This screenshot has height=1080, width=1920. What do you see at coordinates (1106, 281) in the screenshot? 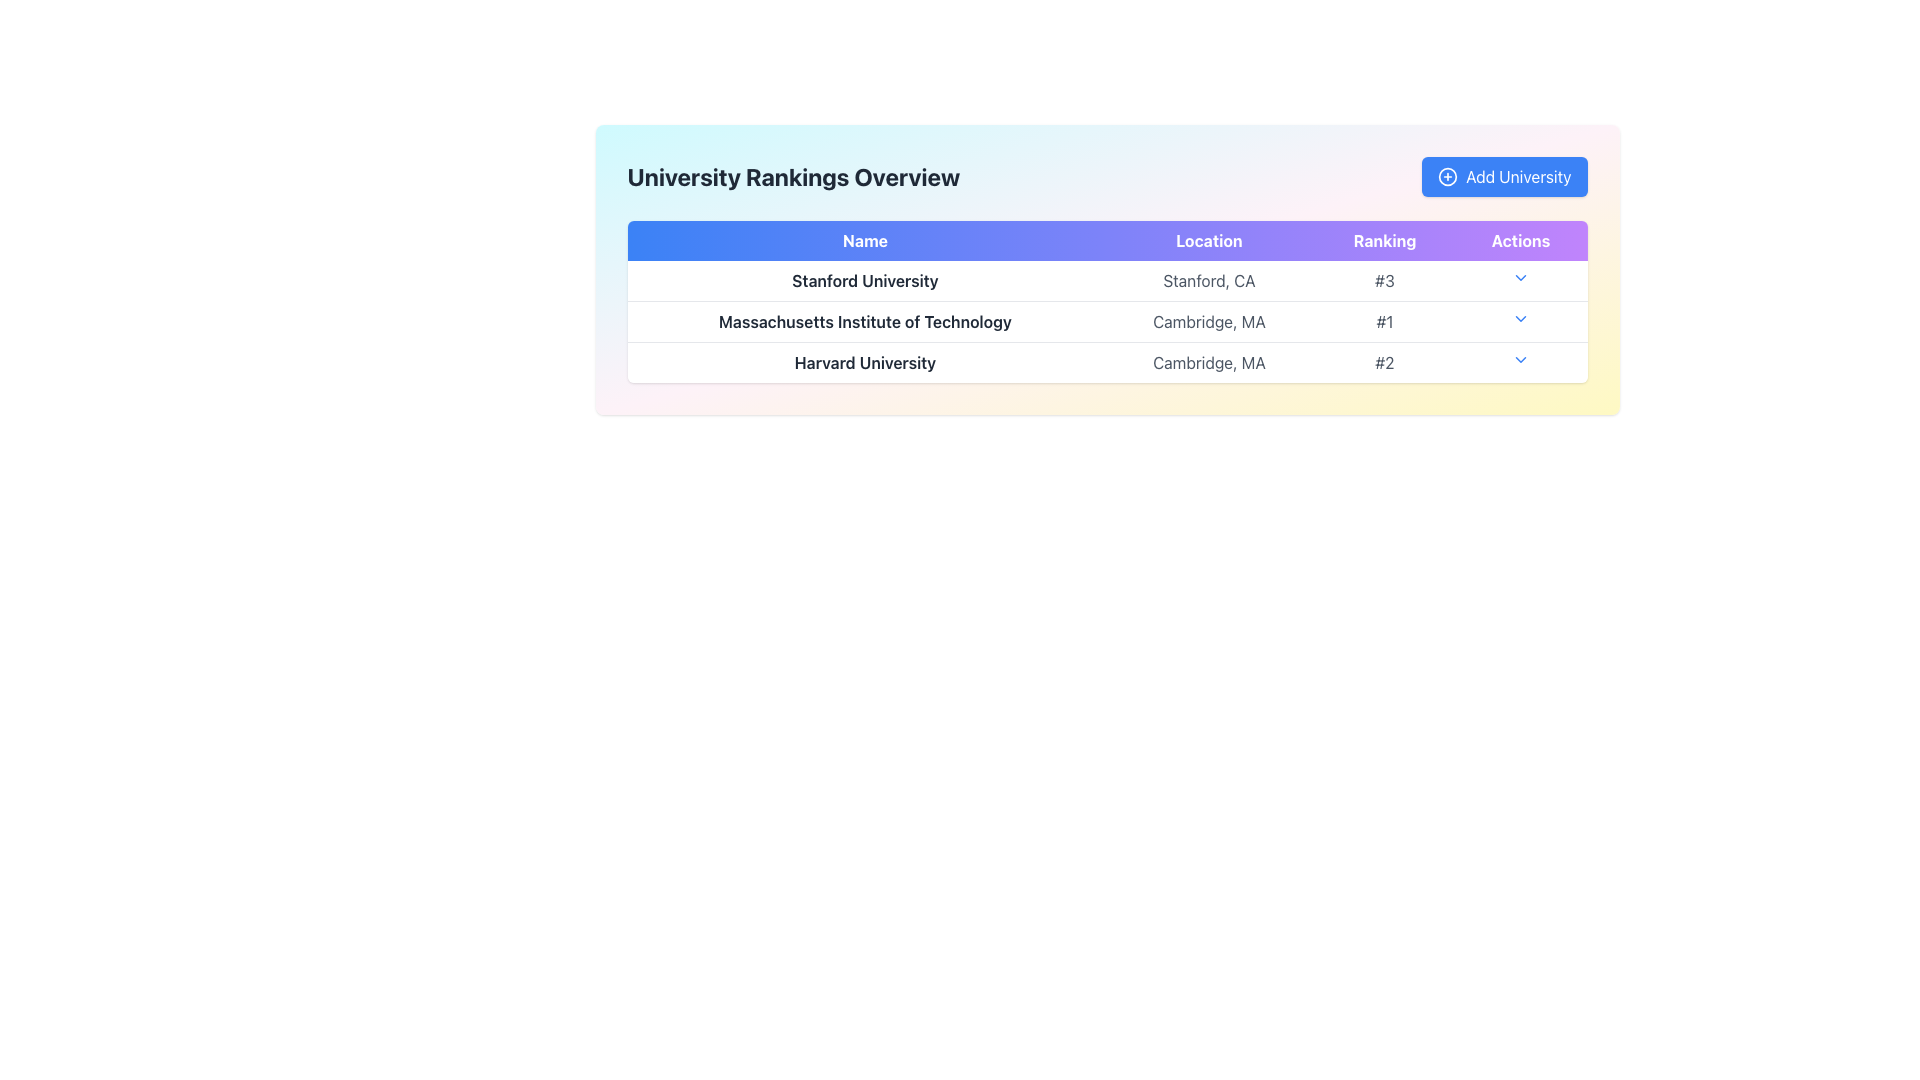
I see `the first row in the university rankings data table that contains details for 'Stanford University'` at bounding box center [1106, 281].